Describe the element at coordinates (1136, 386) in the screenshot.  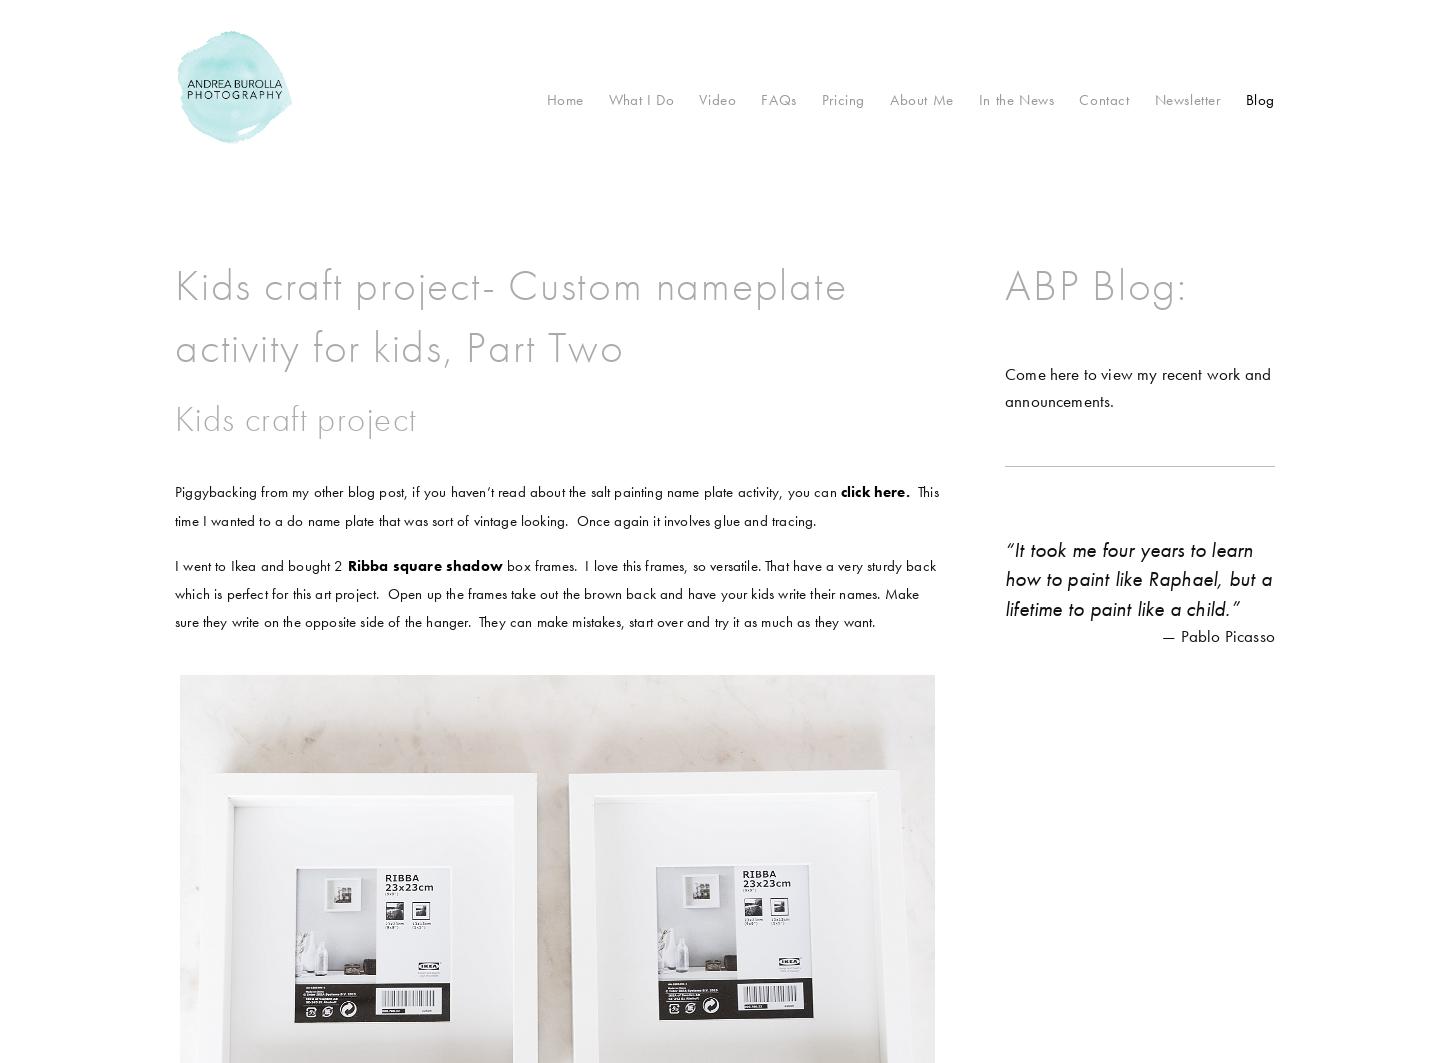
I see `'Come here to view my recent work and announcements.'` at that location.